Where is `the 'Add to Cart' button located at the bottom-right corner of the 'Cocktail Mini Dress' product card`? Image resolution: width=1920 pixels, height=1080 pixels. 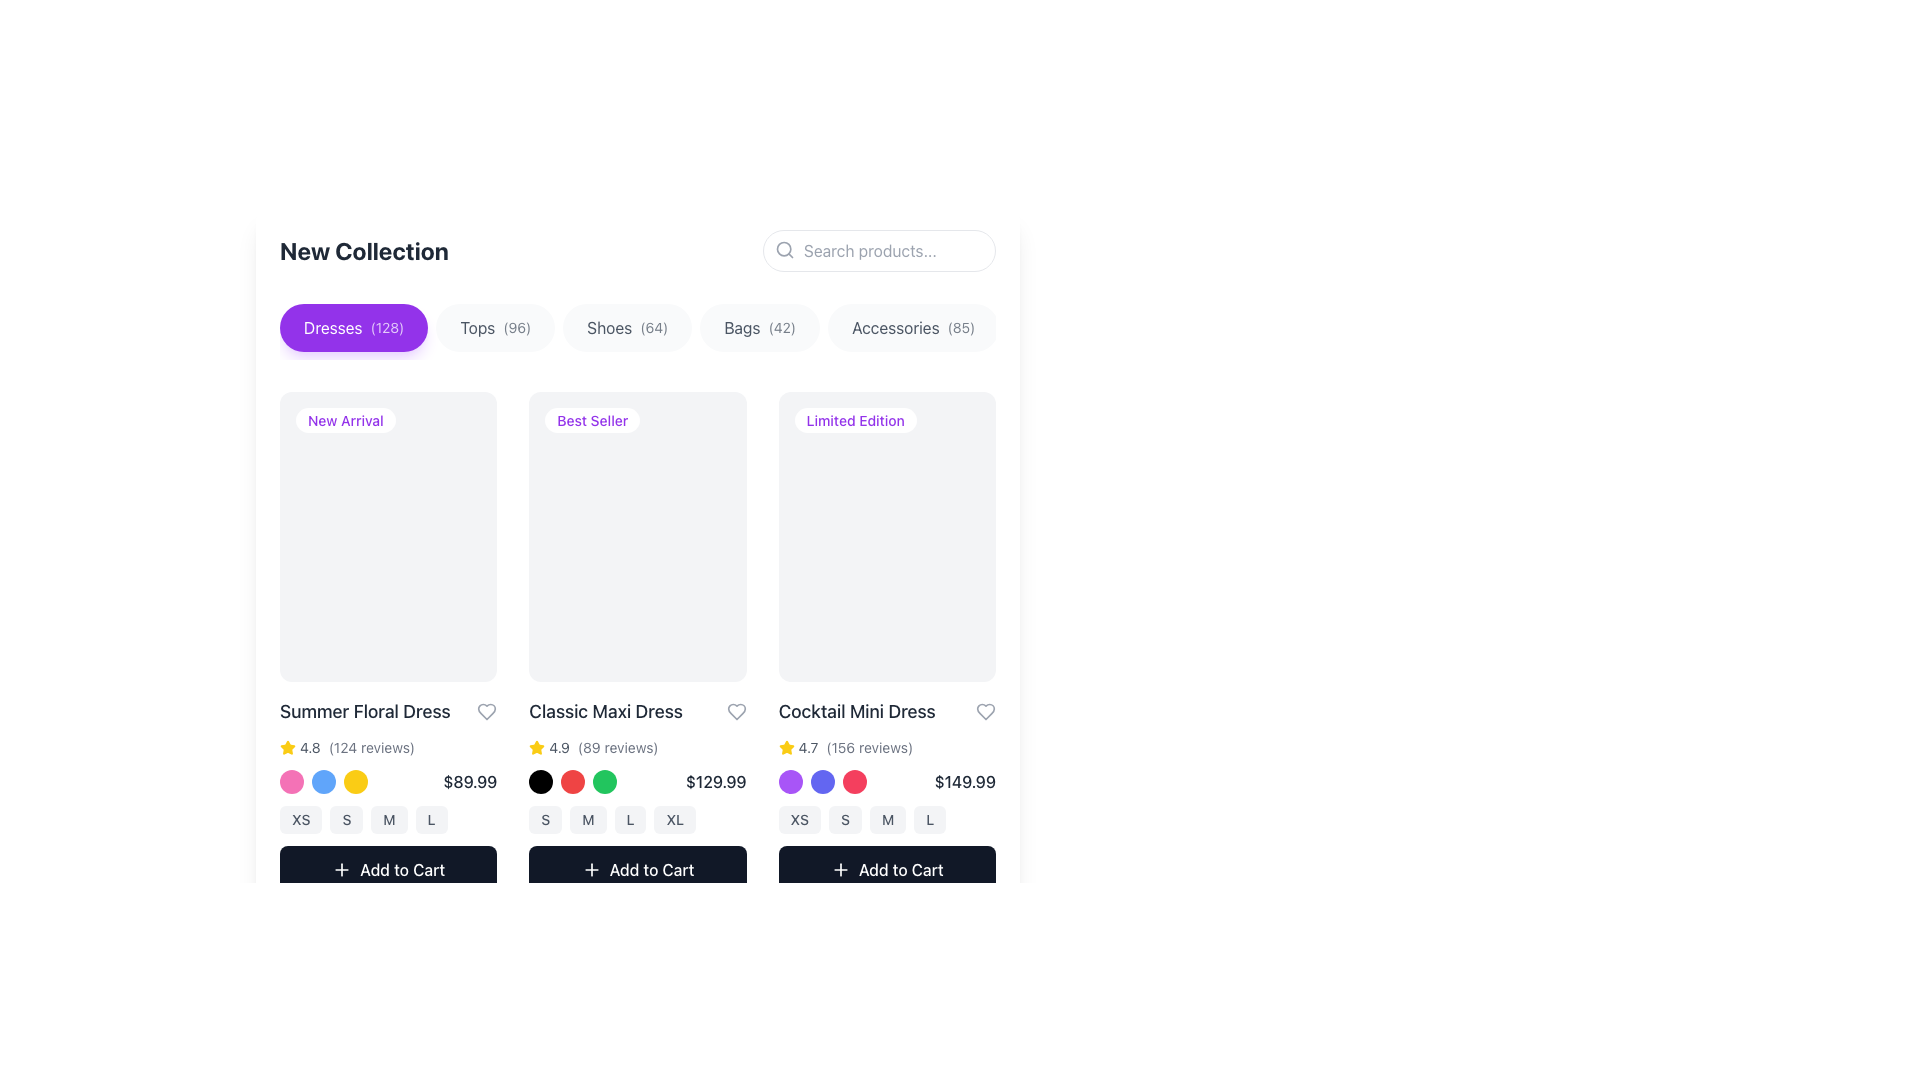
the 'Add to Cart' button located at the bottom-right corner of the 'Cocktail Mini Dress' product card is located at coordinates (900, 868).